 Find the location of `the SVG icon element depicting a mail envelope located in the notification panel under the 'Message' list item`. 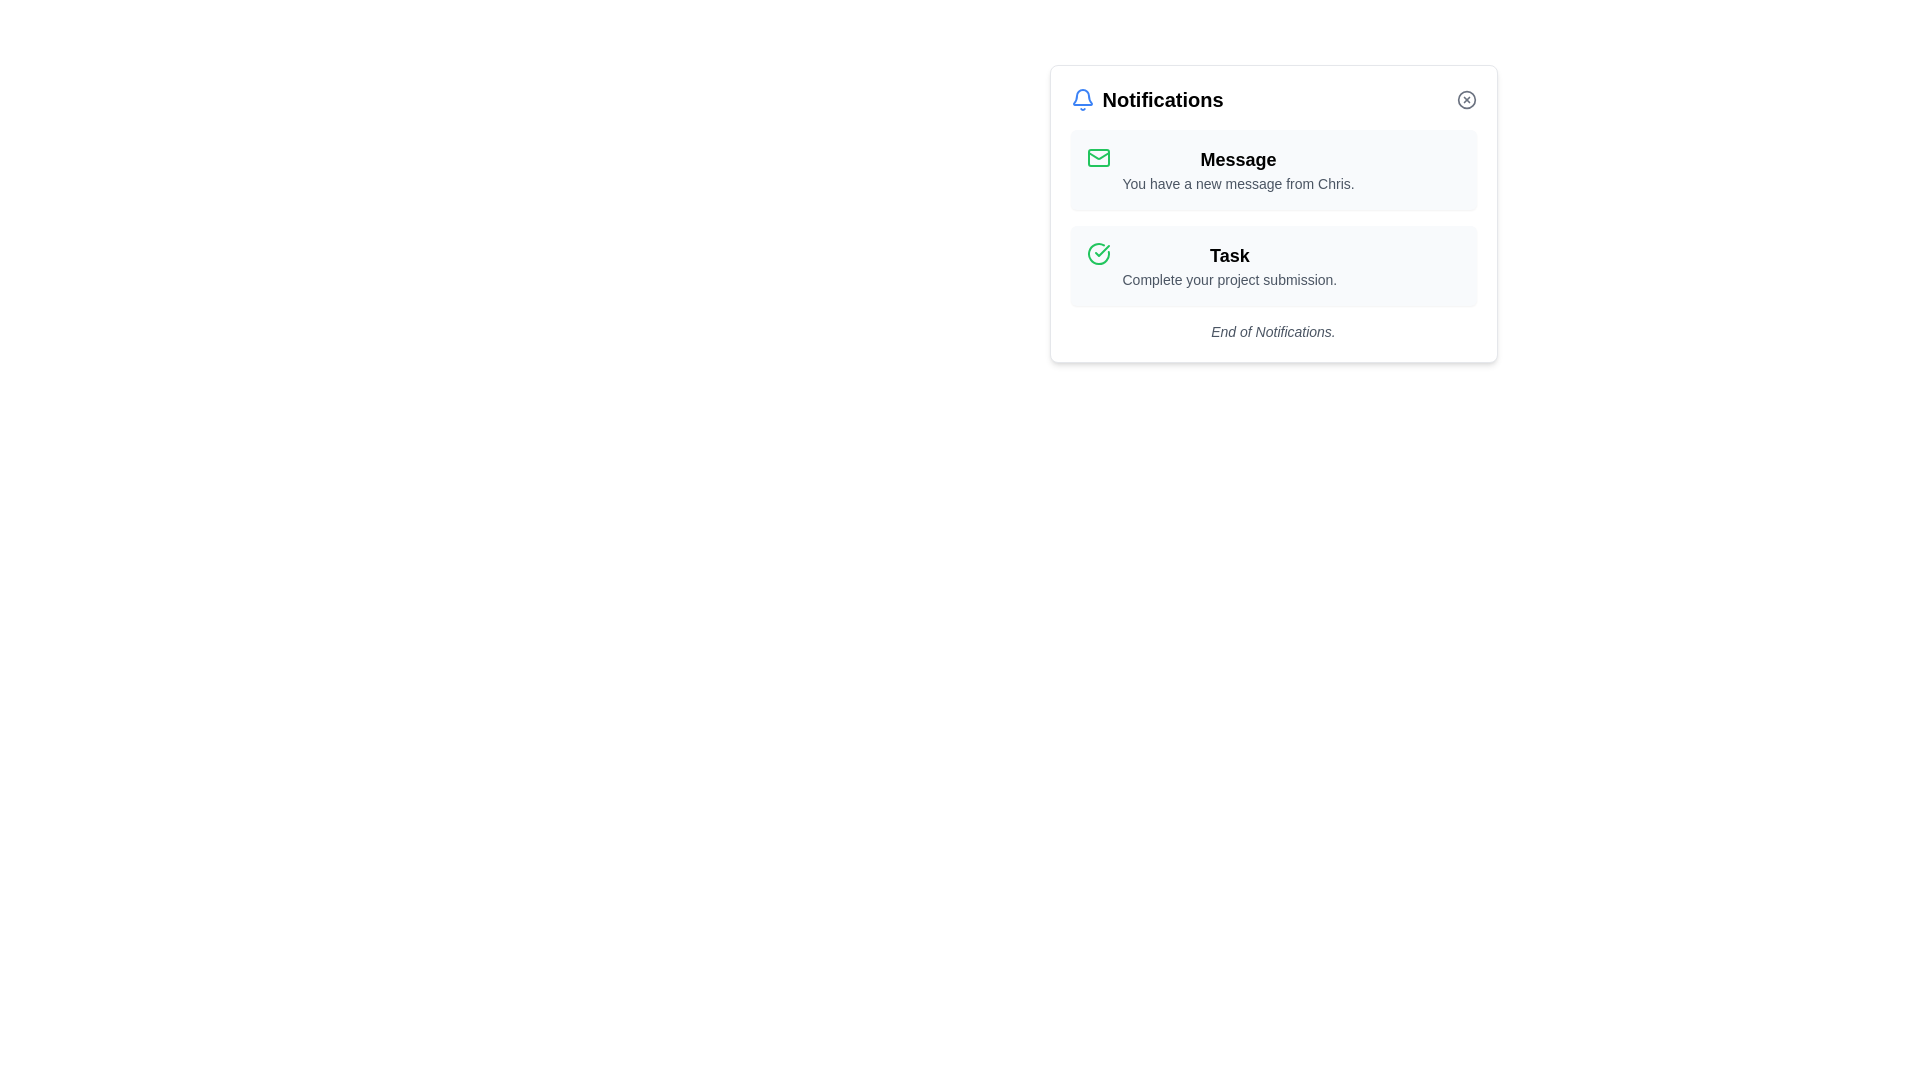

the SVG icon element depicting a mail envelope located in the notification panel under the 'Message' list item is located at coordinates (1097, 157).